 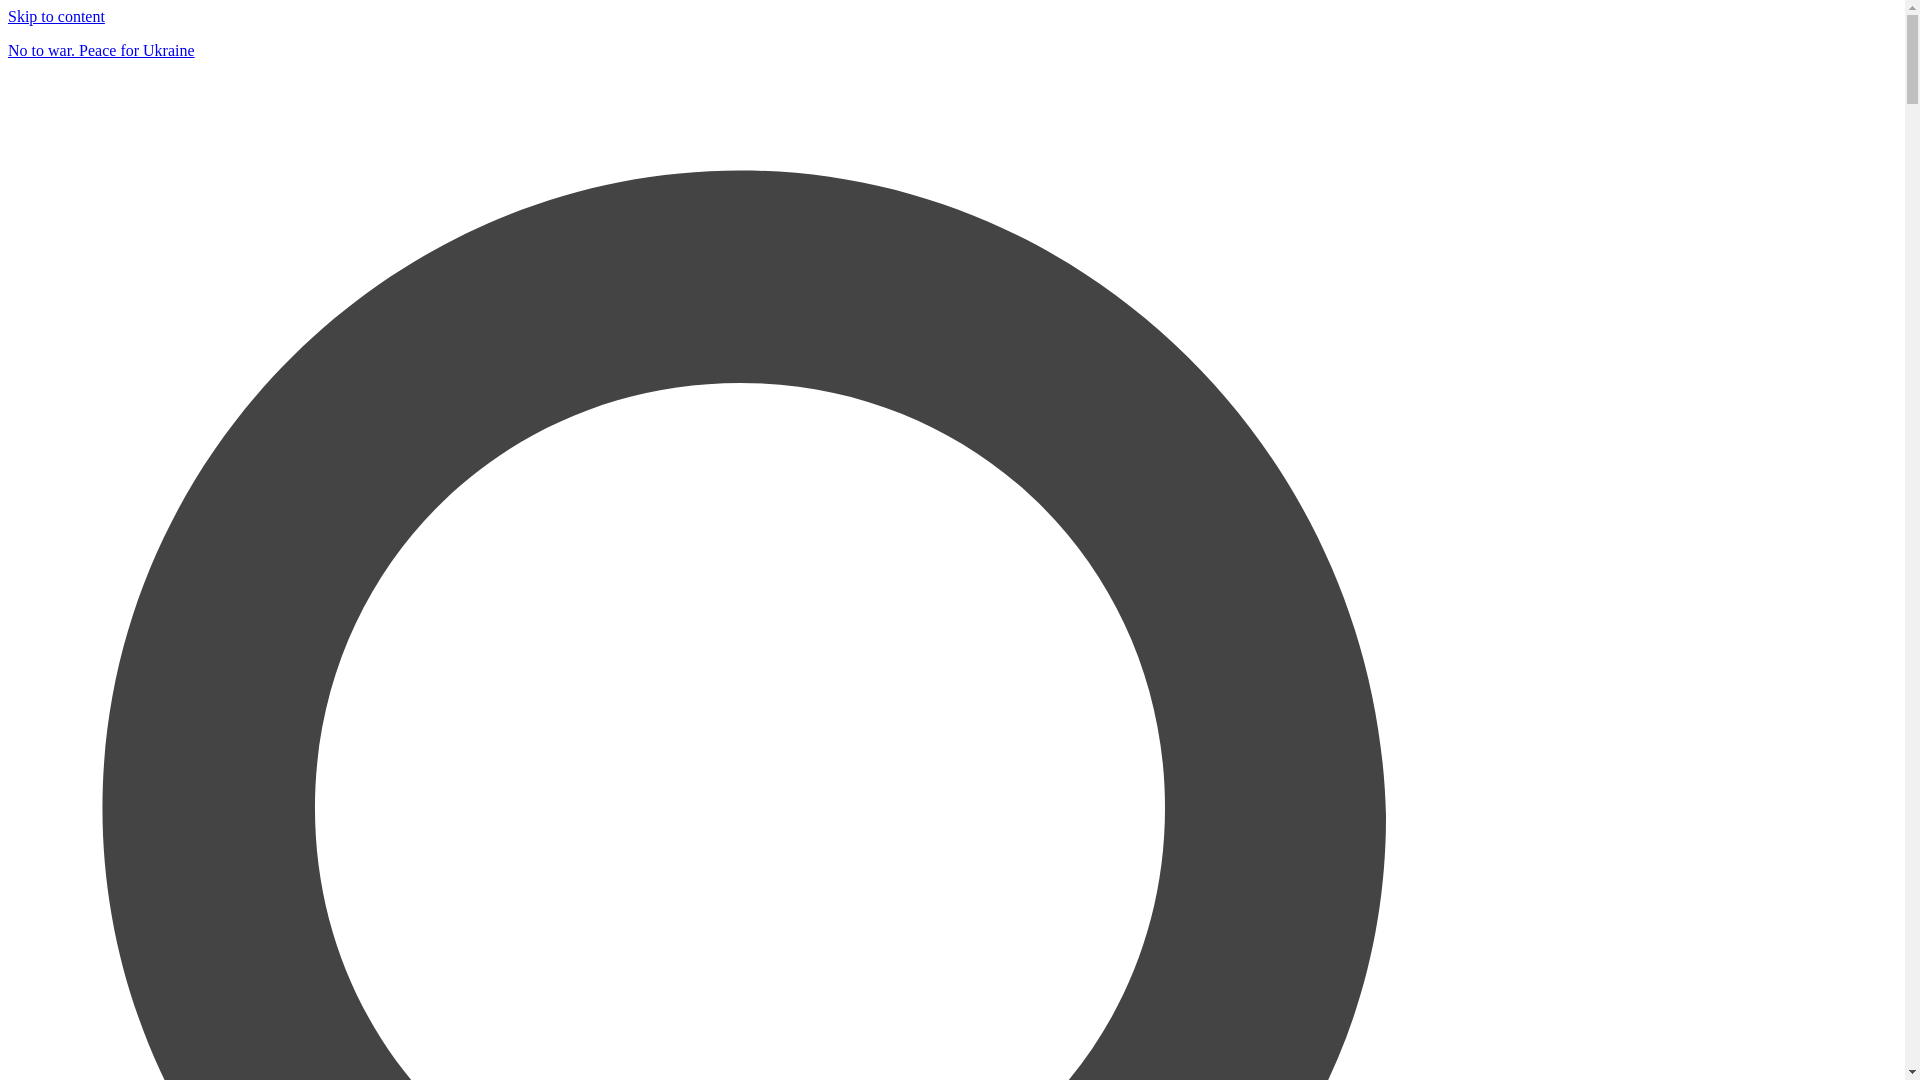 What do you see at coordinates (56, 16) in the screenshot?
I see `'Skip to content'` at bounding box center [56, 16].